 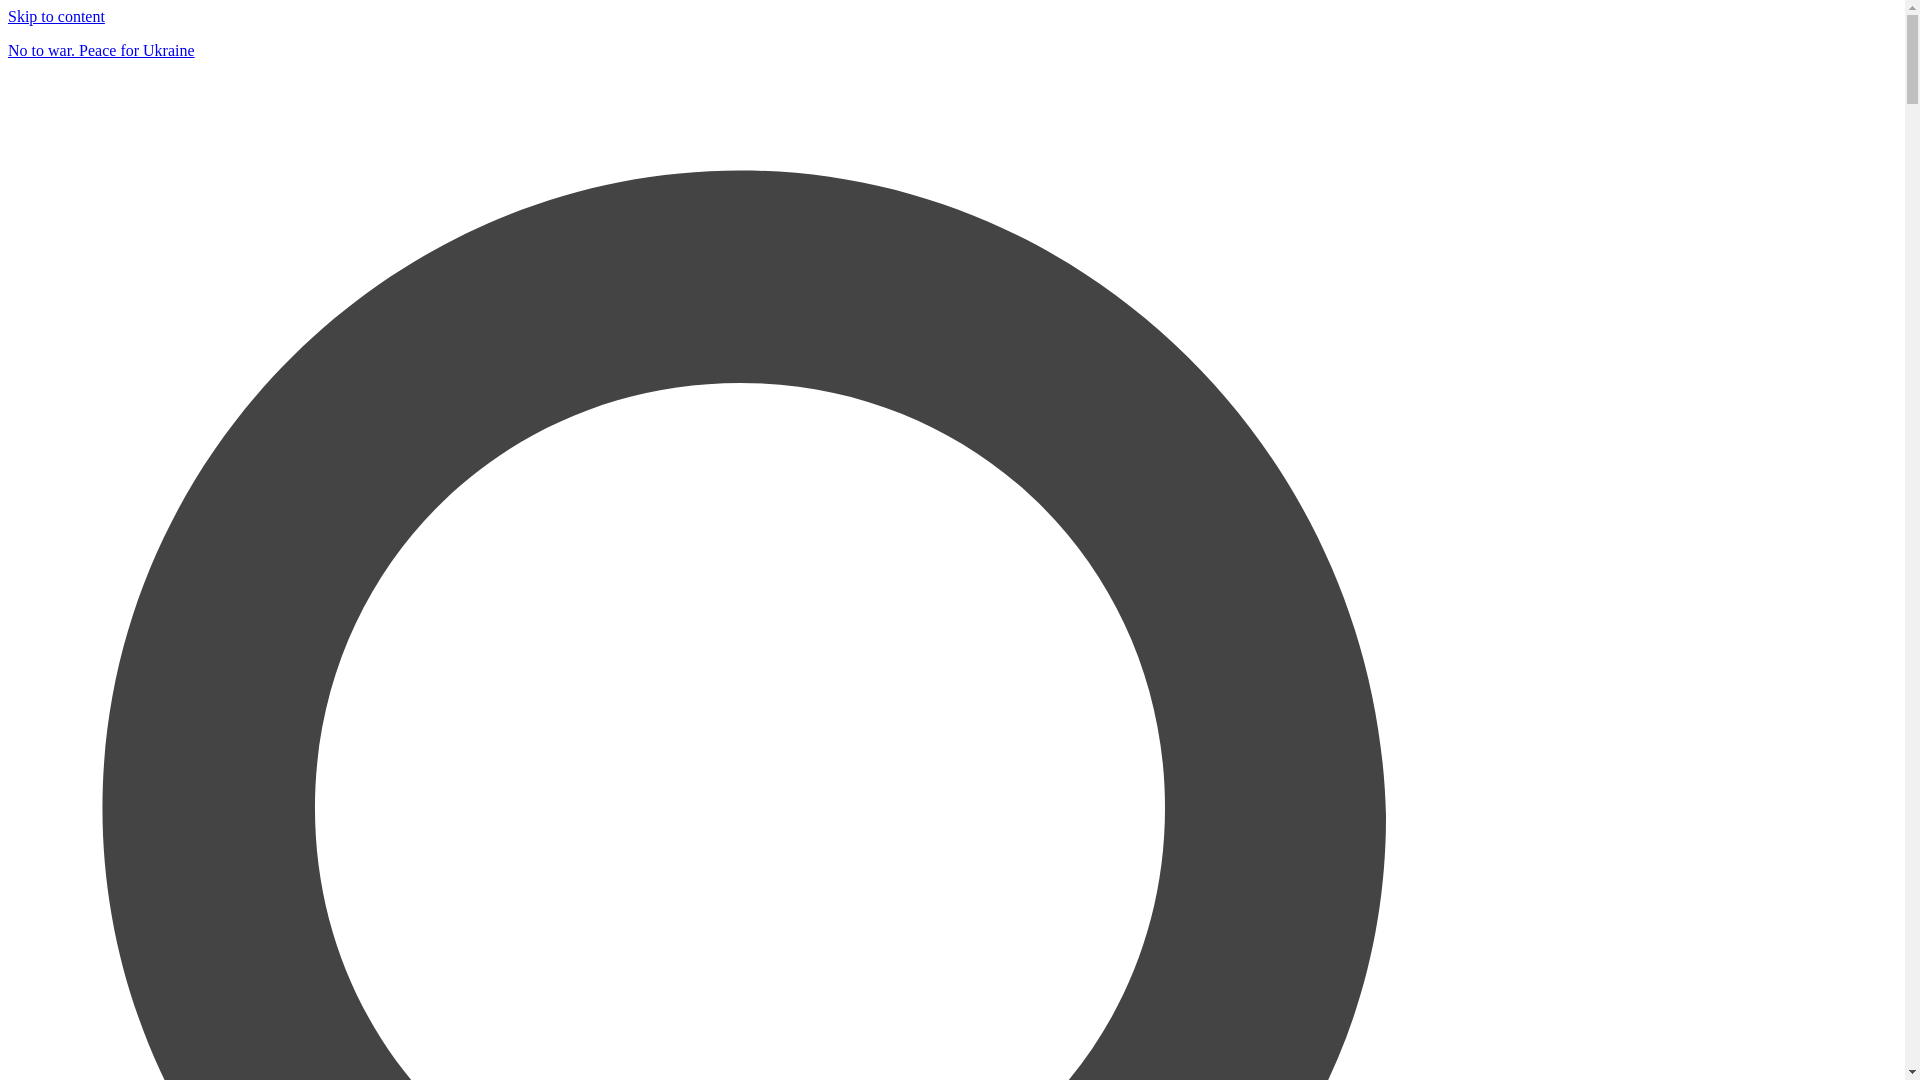 What do you see at coordinates (56, 16) in the screenshot?
I see `'Skip to content'` at bounding box center [56, 16].